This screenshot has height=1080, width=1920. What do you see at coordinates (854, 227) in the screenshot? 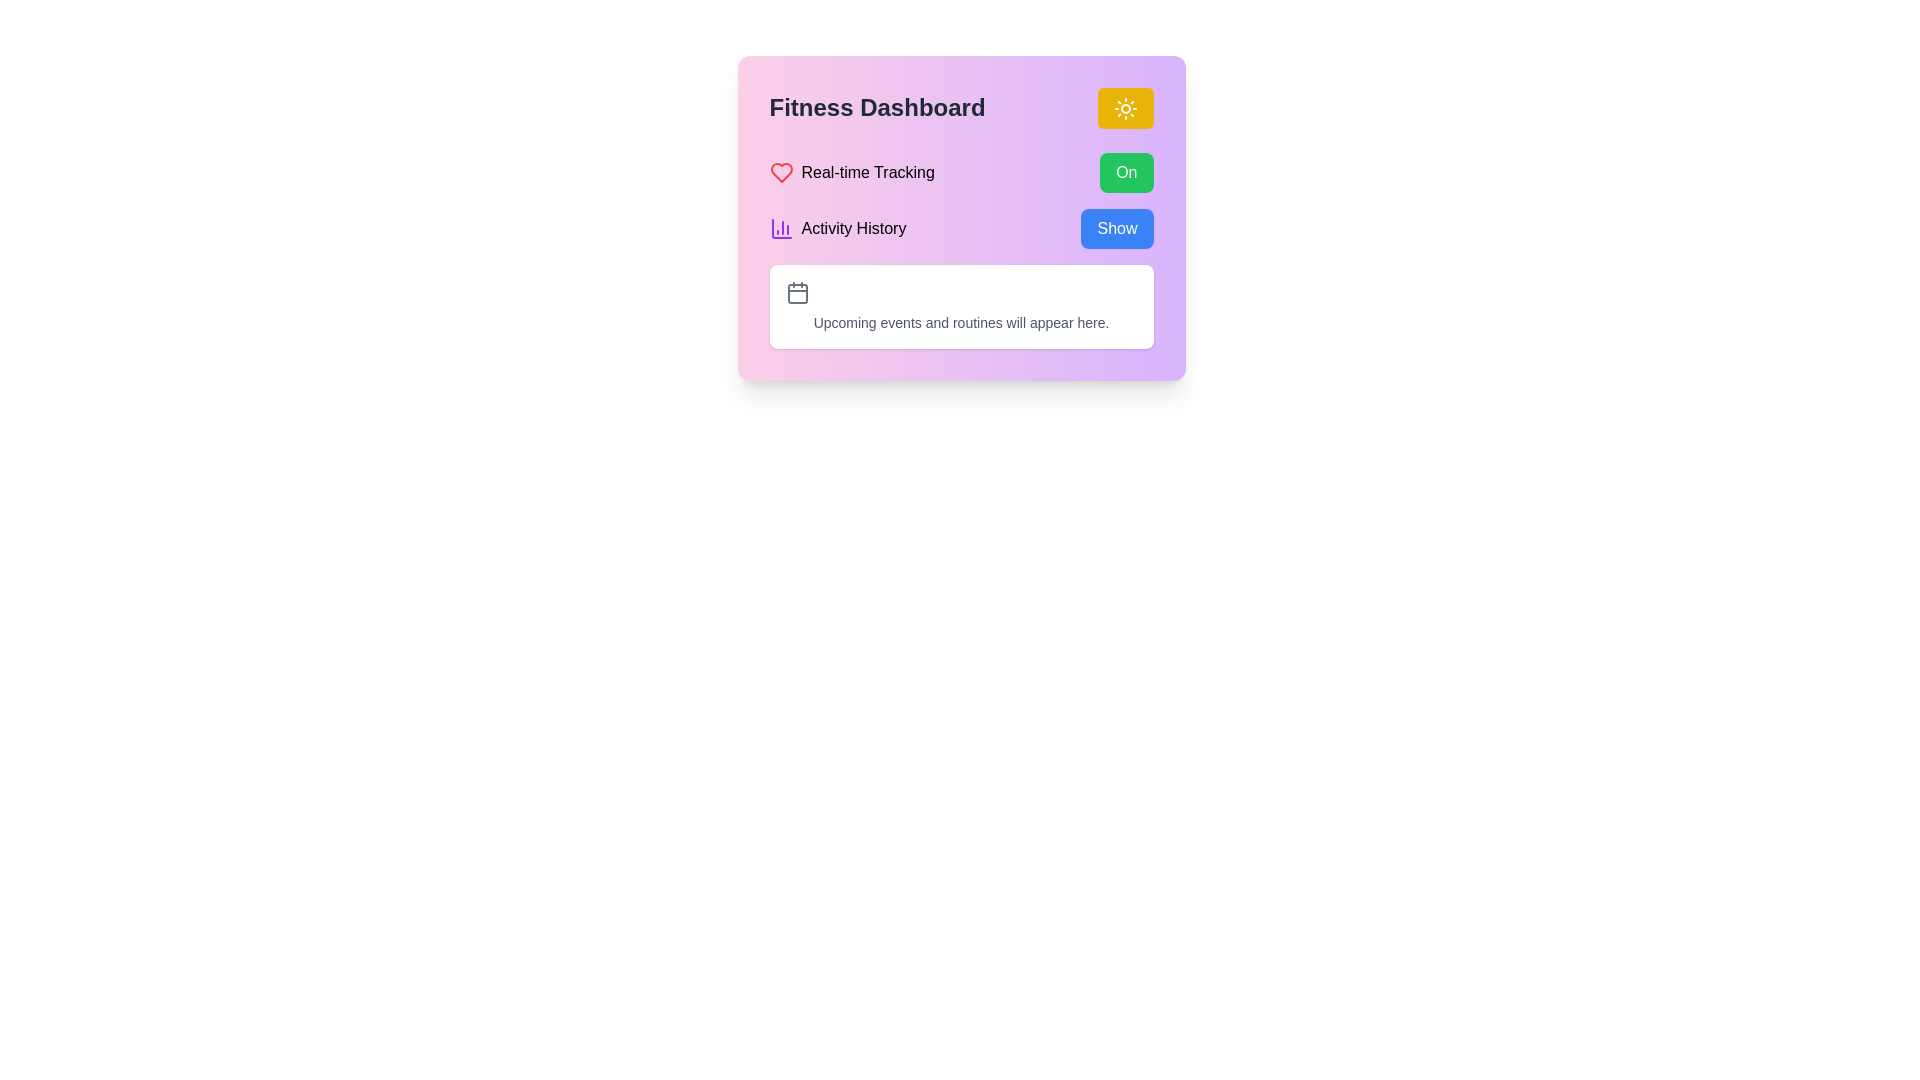
I see `the 'Activity History' text label located within the card interface, positioned below the 'Real-time Tracking' label and above the calendar widget` at bounding box center [854, 227].